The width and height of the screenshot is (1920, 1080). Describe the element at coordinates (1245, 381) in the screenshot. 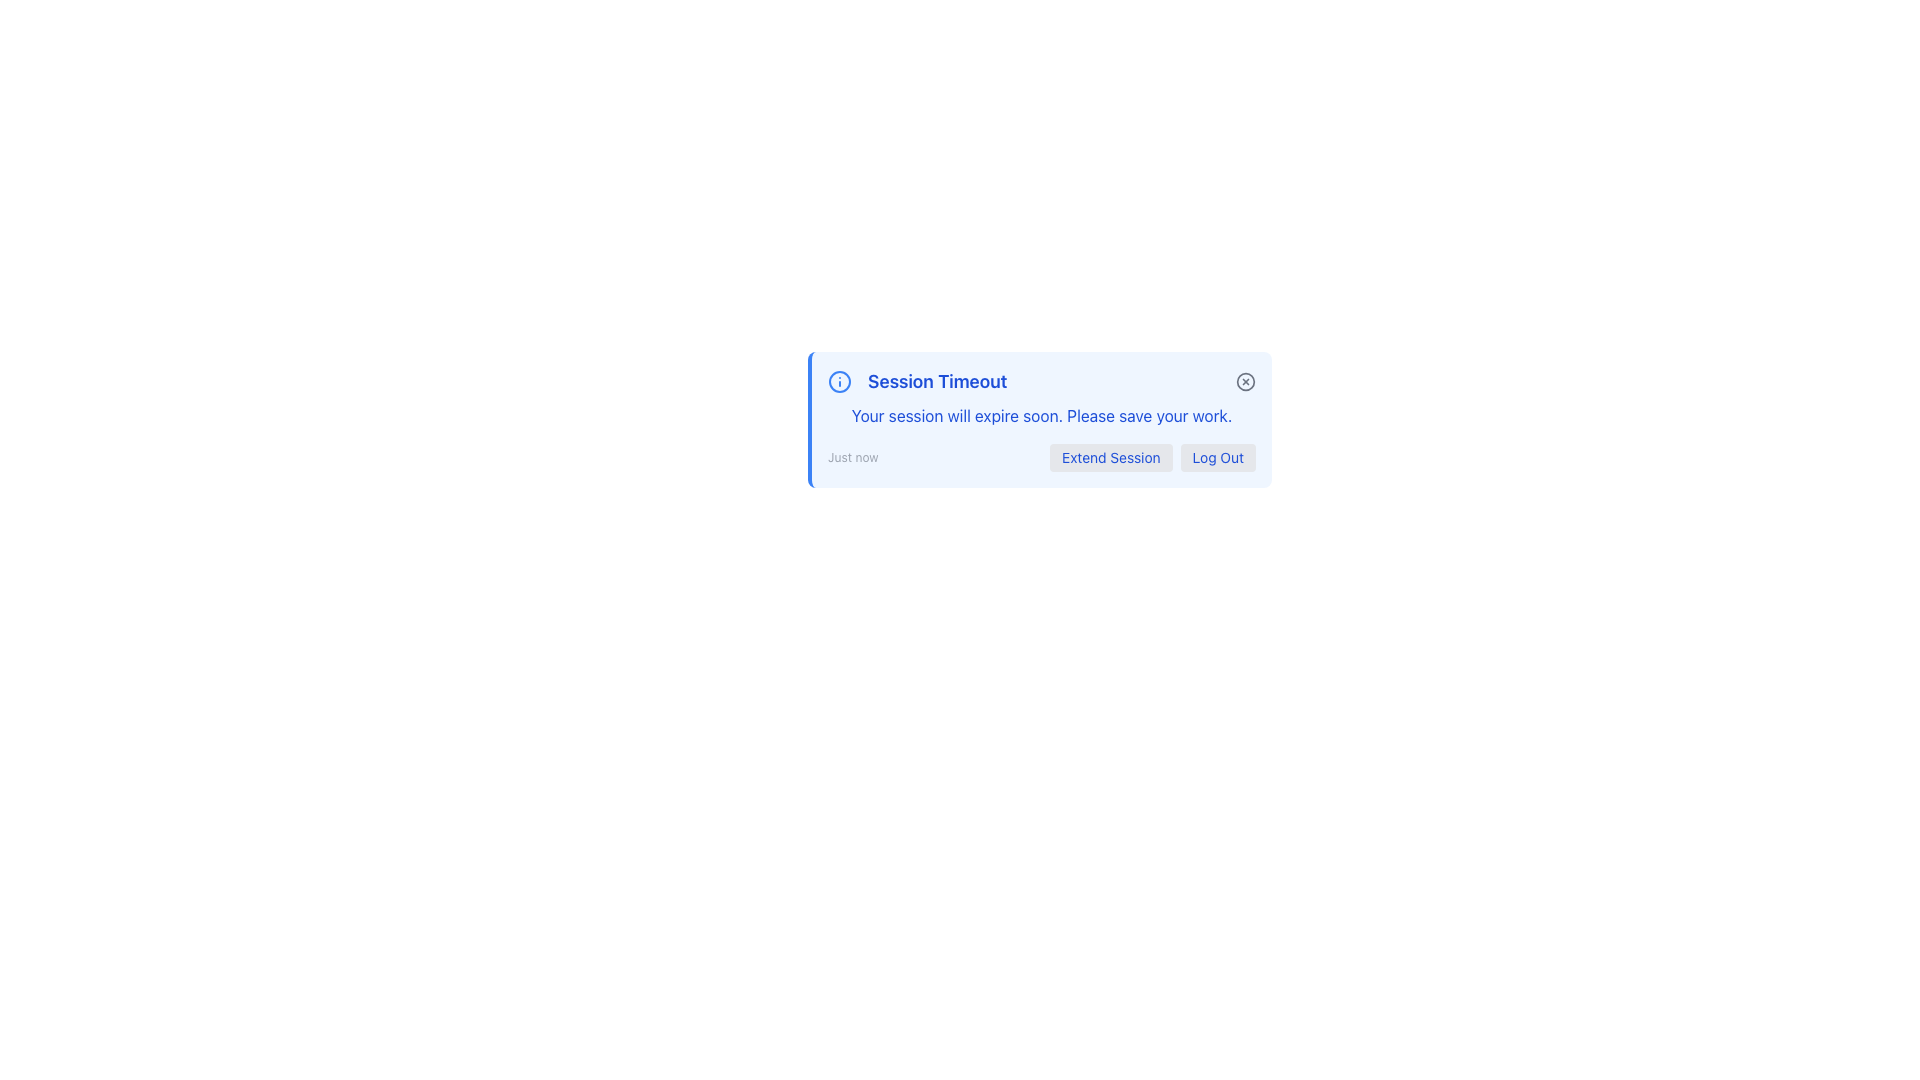

I see `the circular graphic component located in the top-right corner of the dialog box, which represents an icon for a specific action` at that location.